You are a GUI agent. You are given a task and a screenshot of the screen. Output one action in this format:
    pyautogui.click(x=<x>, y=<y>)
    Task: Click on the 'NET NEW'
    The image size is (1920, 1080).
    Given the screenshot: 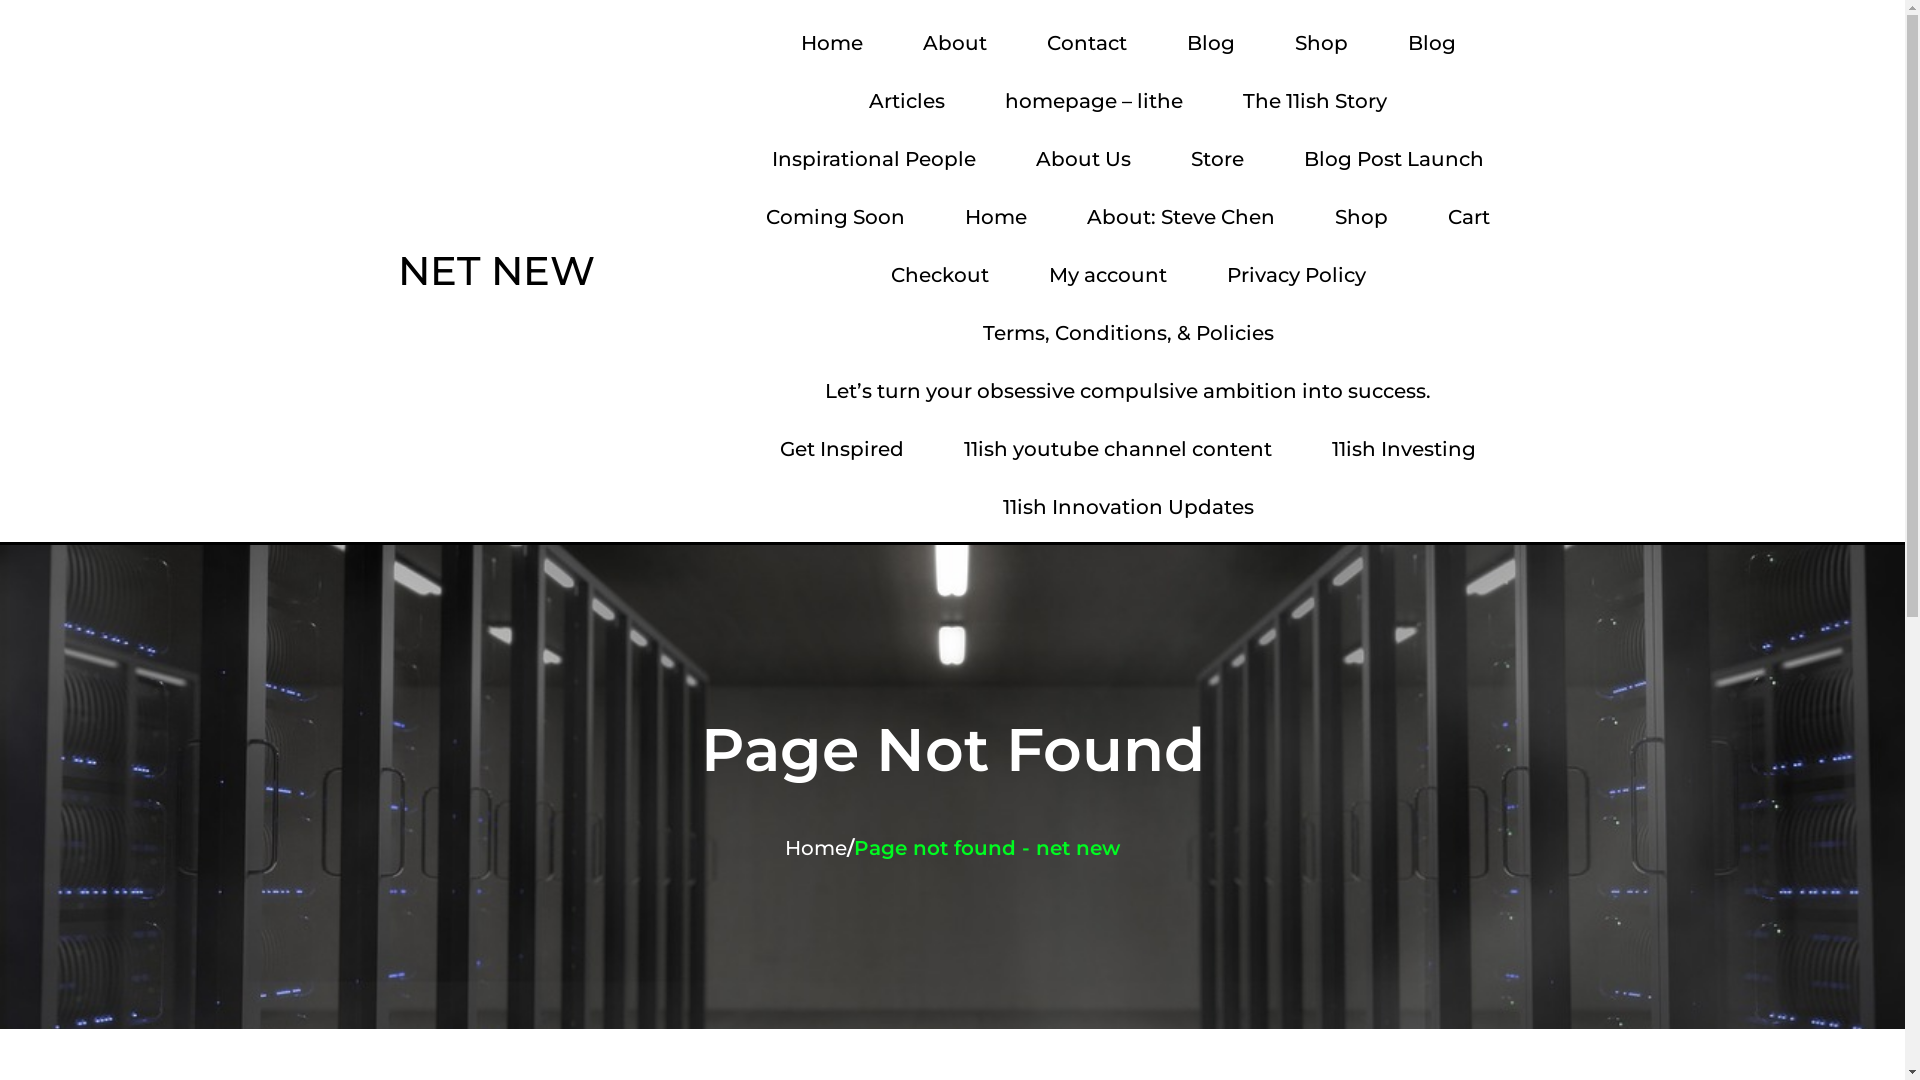 What is the action you would take?
    pyautogui.click(x=378, y=270)
    